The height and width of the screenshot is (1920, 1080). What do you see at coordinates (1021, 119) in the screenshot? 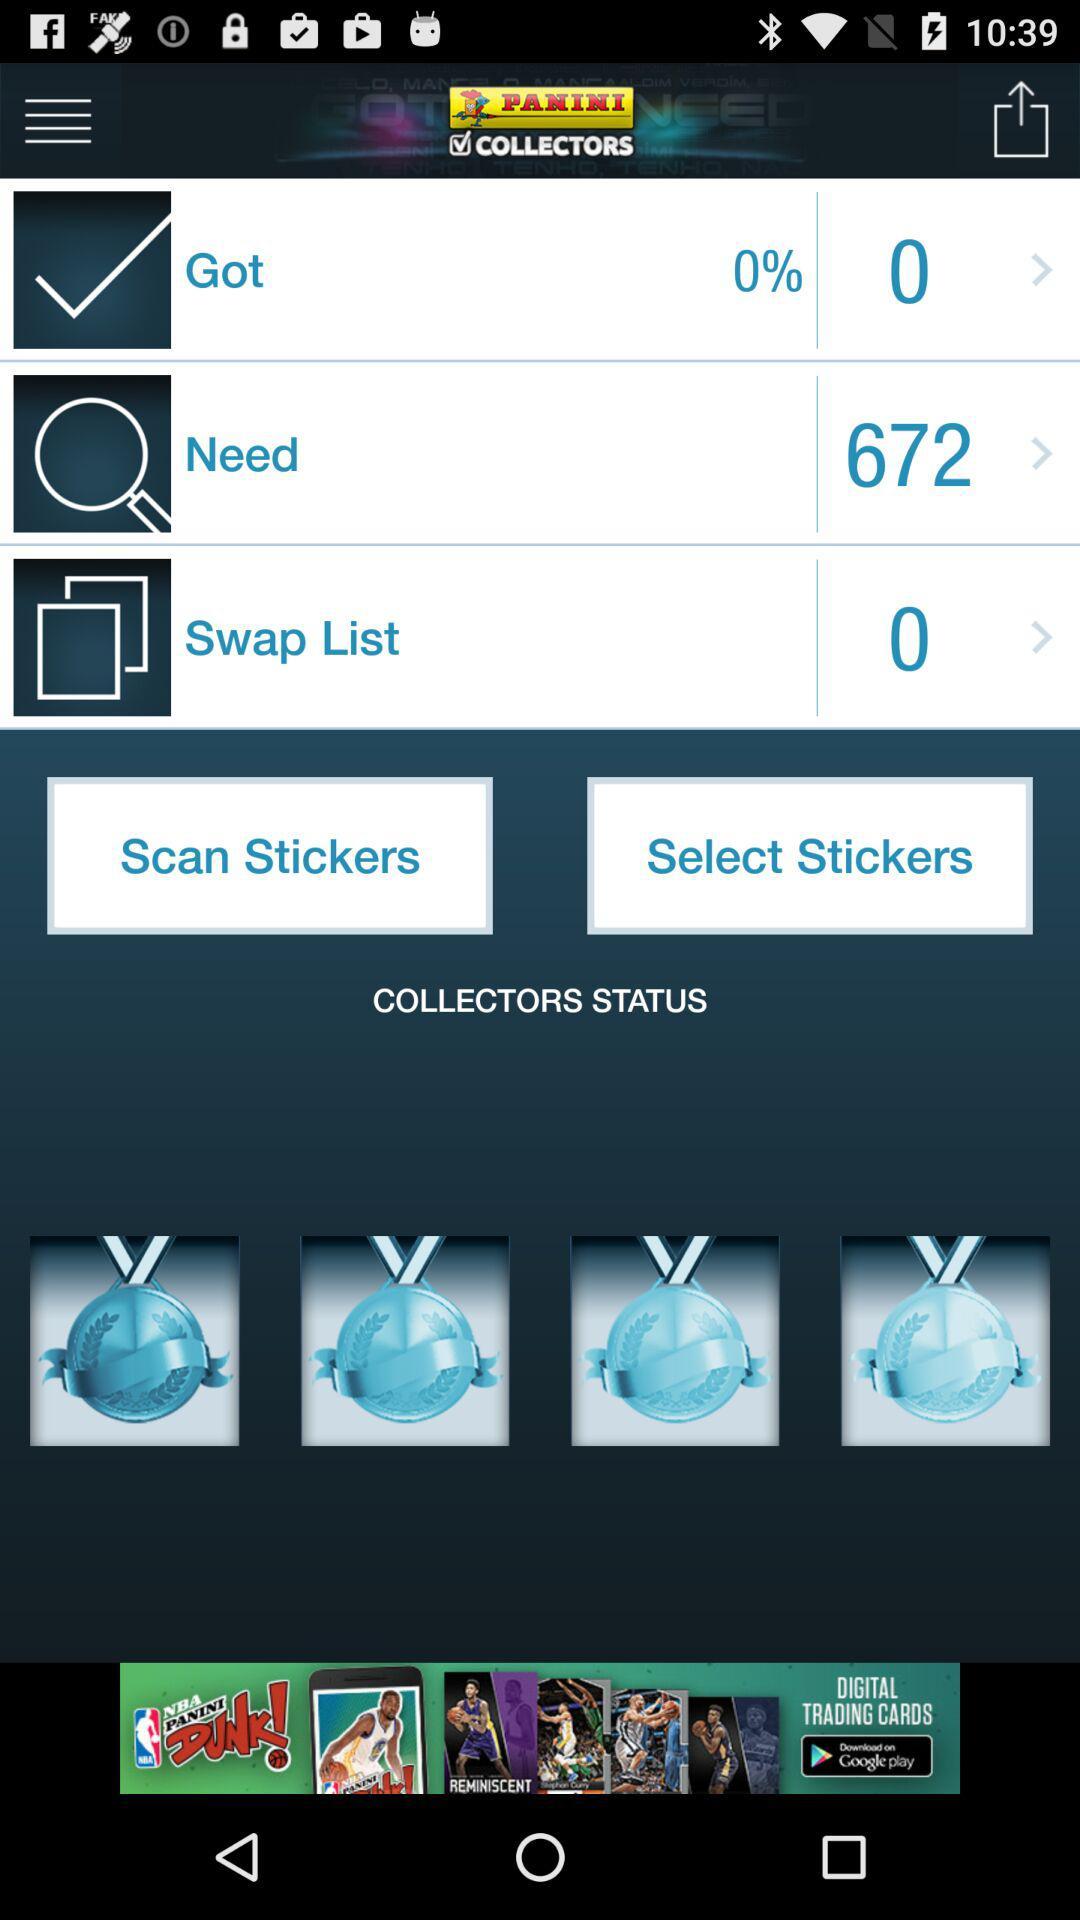
I see `the item to the right of the 0% icon` at bounding box center [1021, 119].